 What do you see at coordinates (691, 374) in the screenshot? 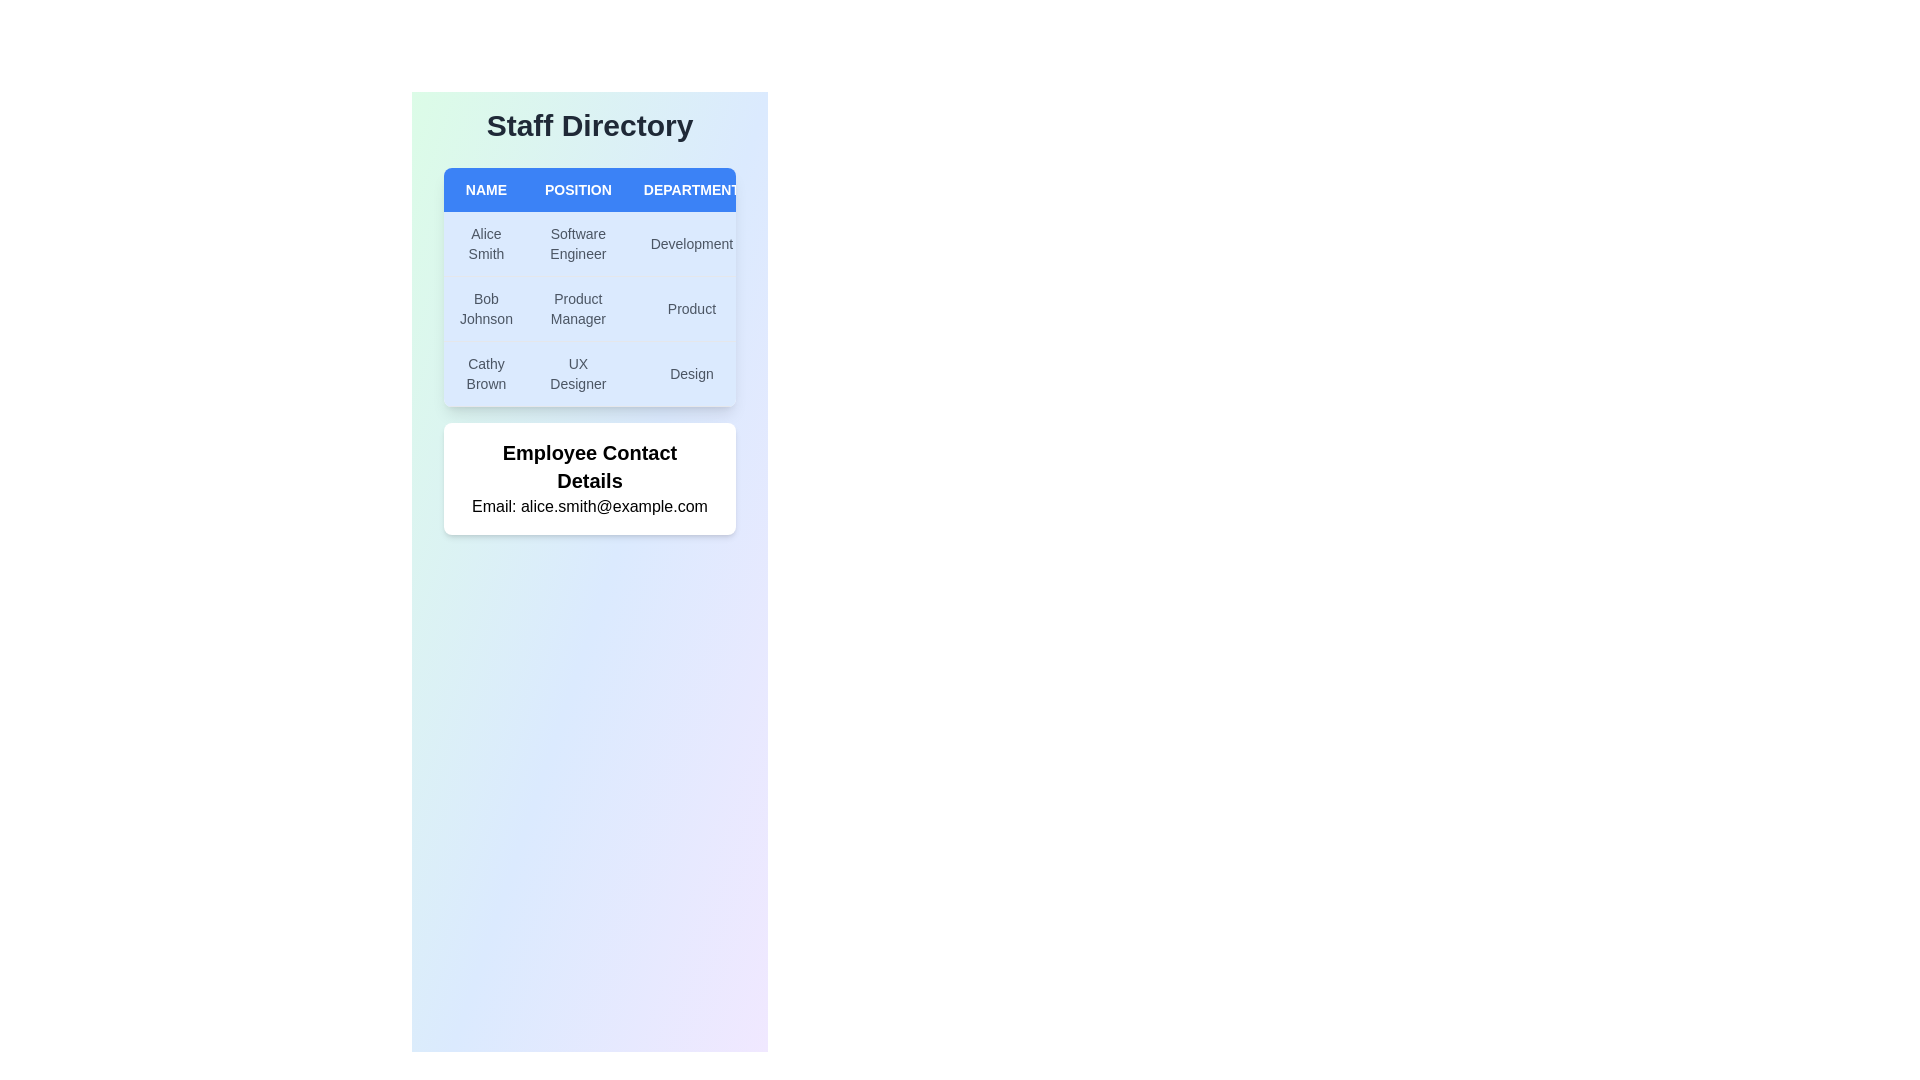
I see `the text label reading 'Design', which is styled with padding on a light blue background and located in the third row and third column of the table under the 'DEPARTMENT' header` at bounding box center [691, 374].